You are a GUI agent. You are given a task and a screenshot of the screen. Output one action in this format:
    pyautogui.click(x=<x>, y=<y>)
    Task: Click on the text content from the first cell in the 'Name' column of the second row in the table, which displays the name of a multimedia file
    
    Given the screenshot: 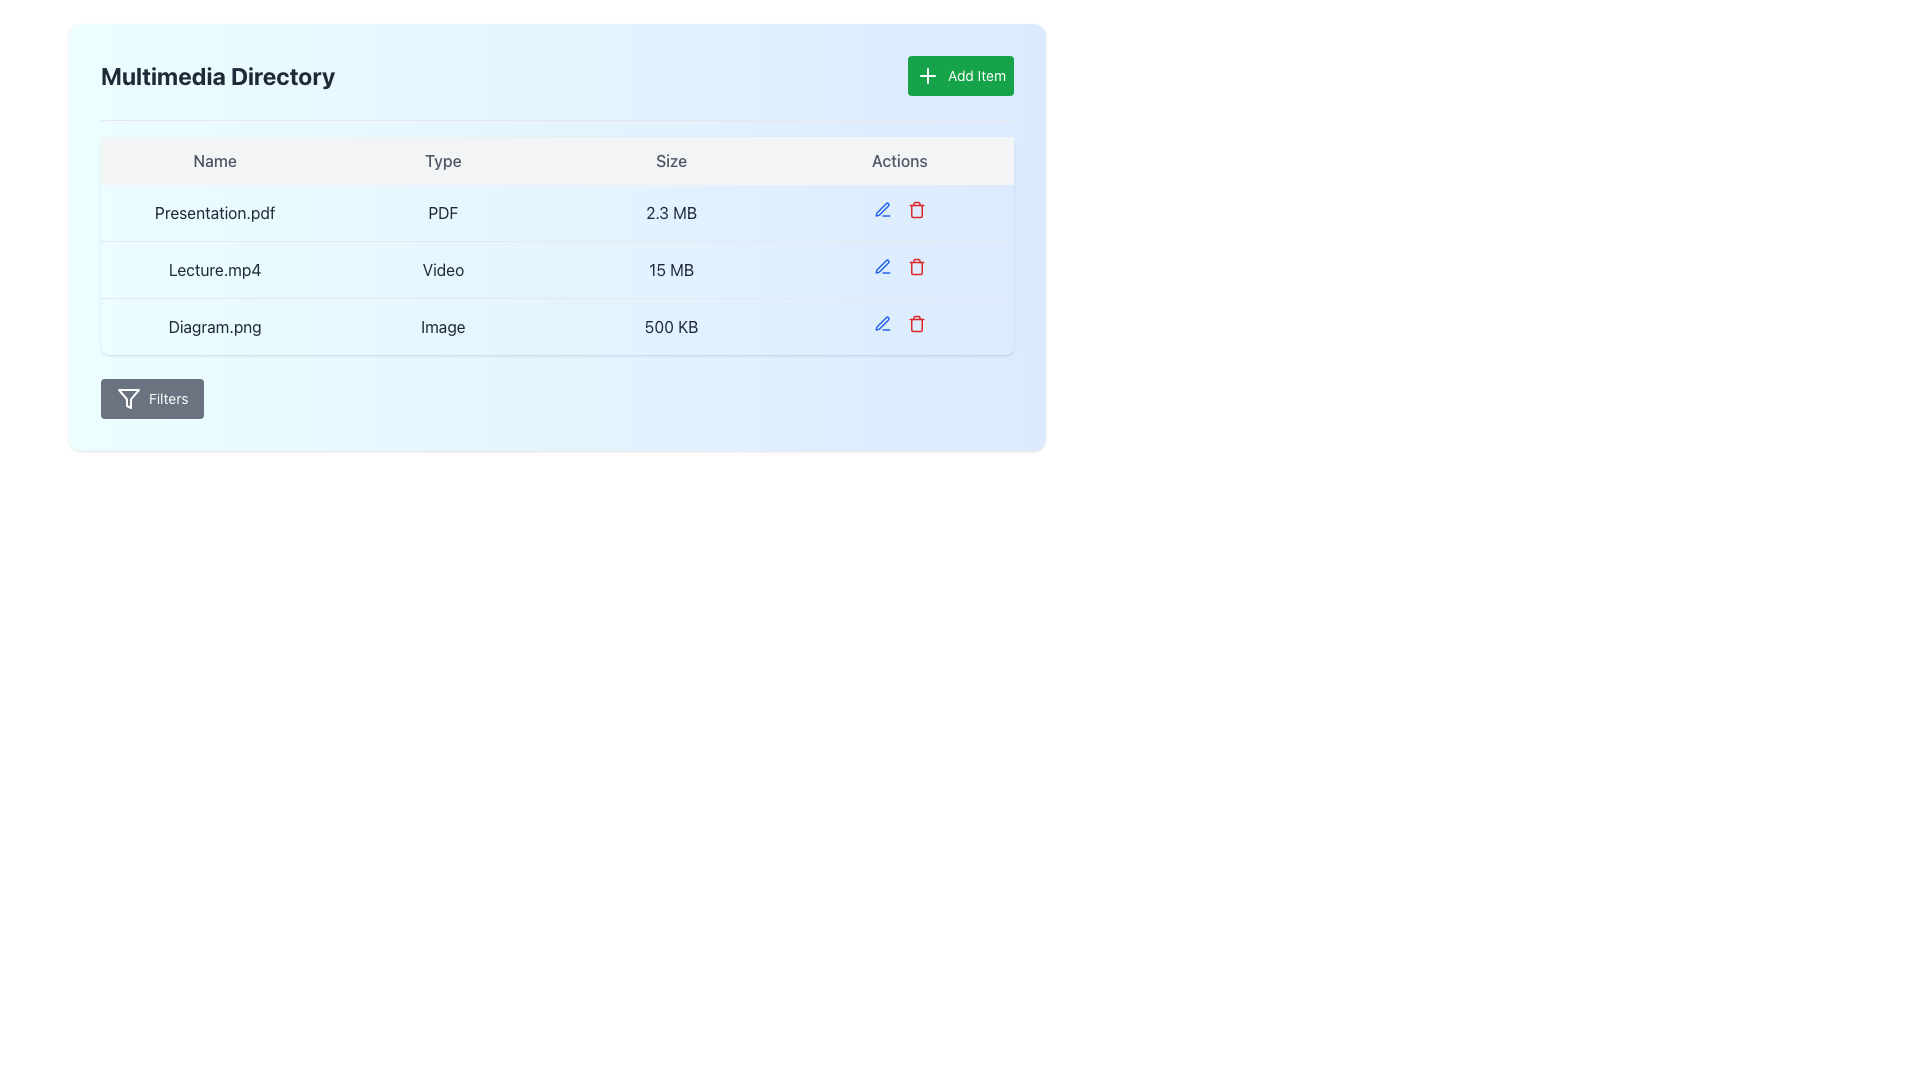 What is the action you would take?
    pyautogui.click(x=215, y=270)
    